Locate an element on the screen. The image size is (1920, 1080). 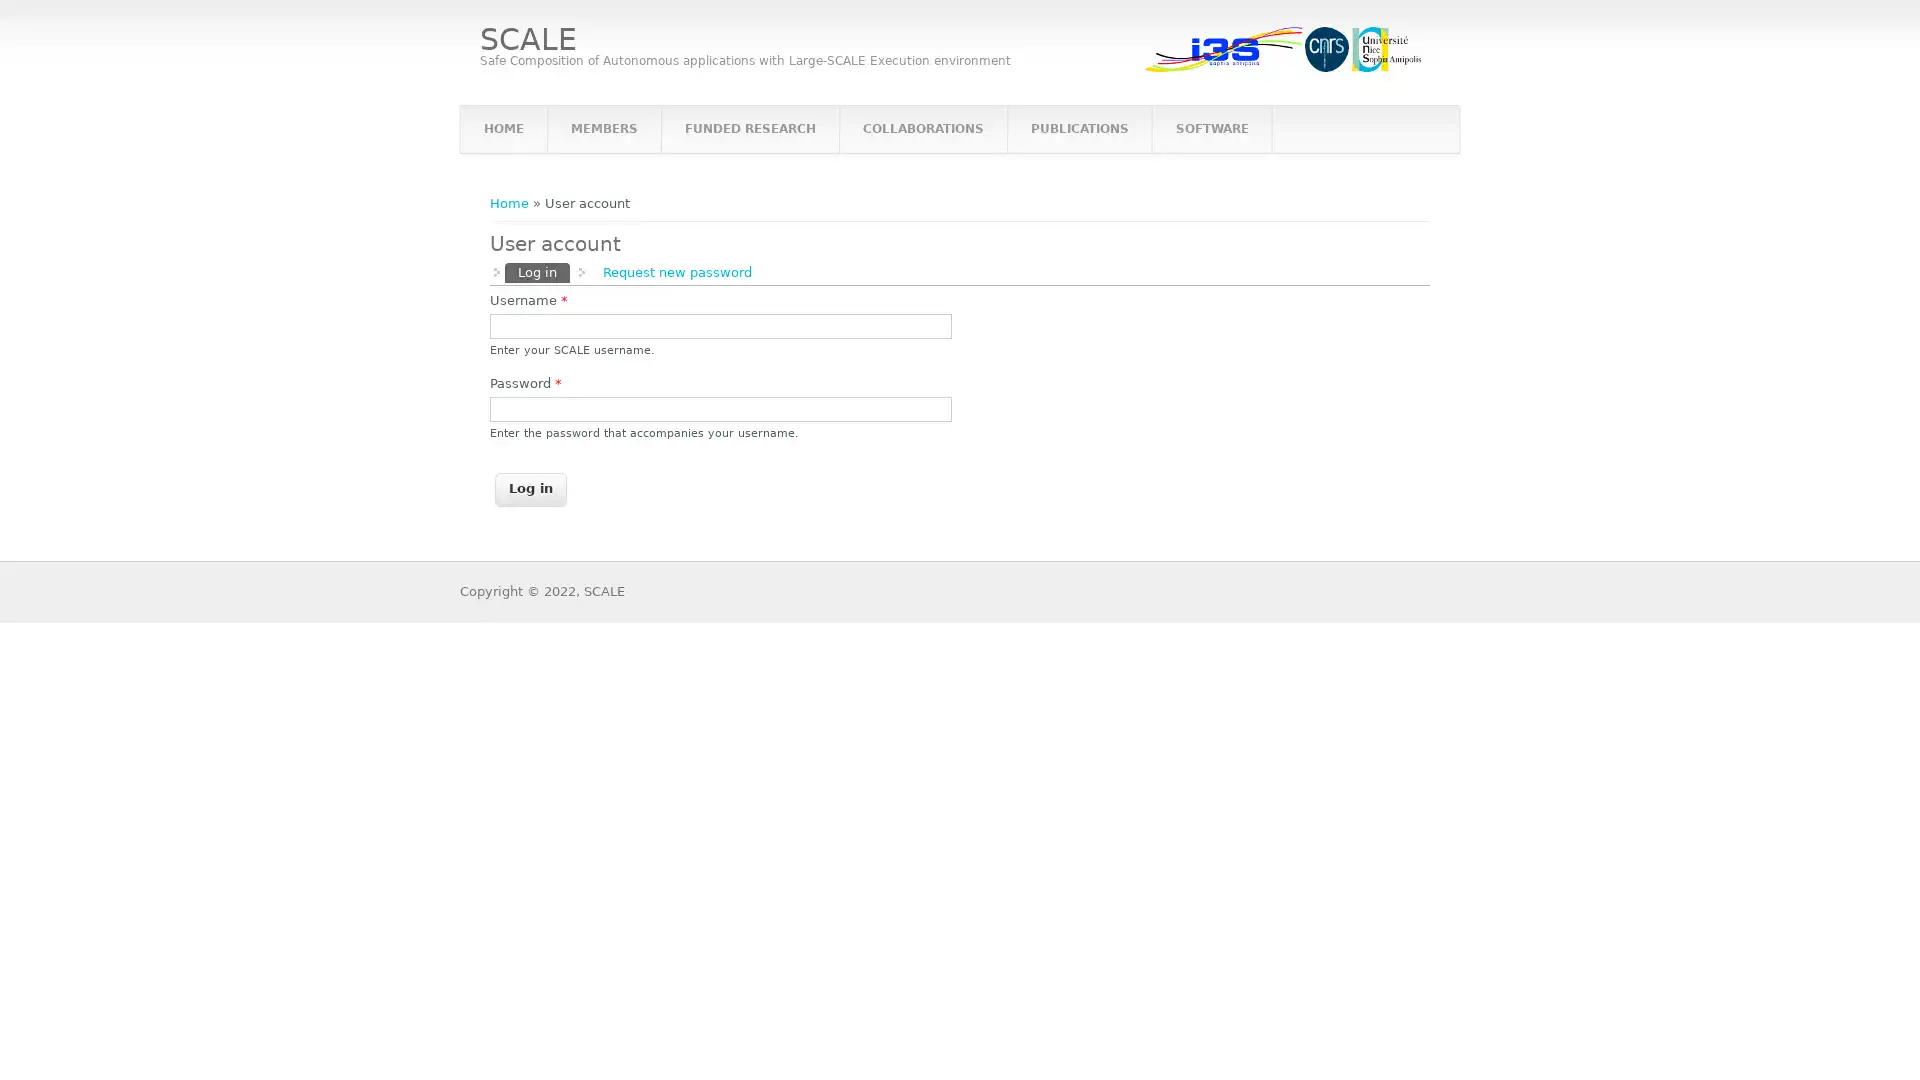
Log in is located at coordinates (531, 489).